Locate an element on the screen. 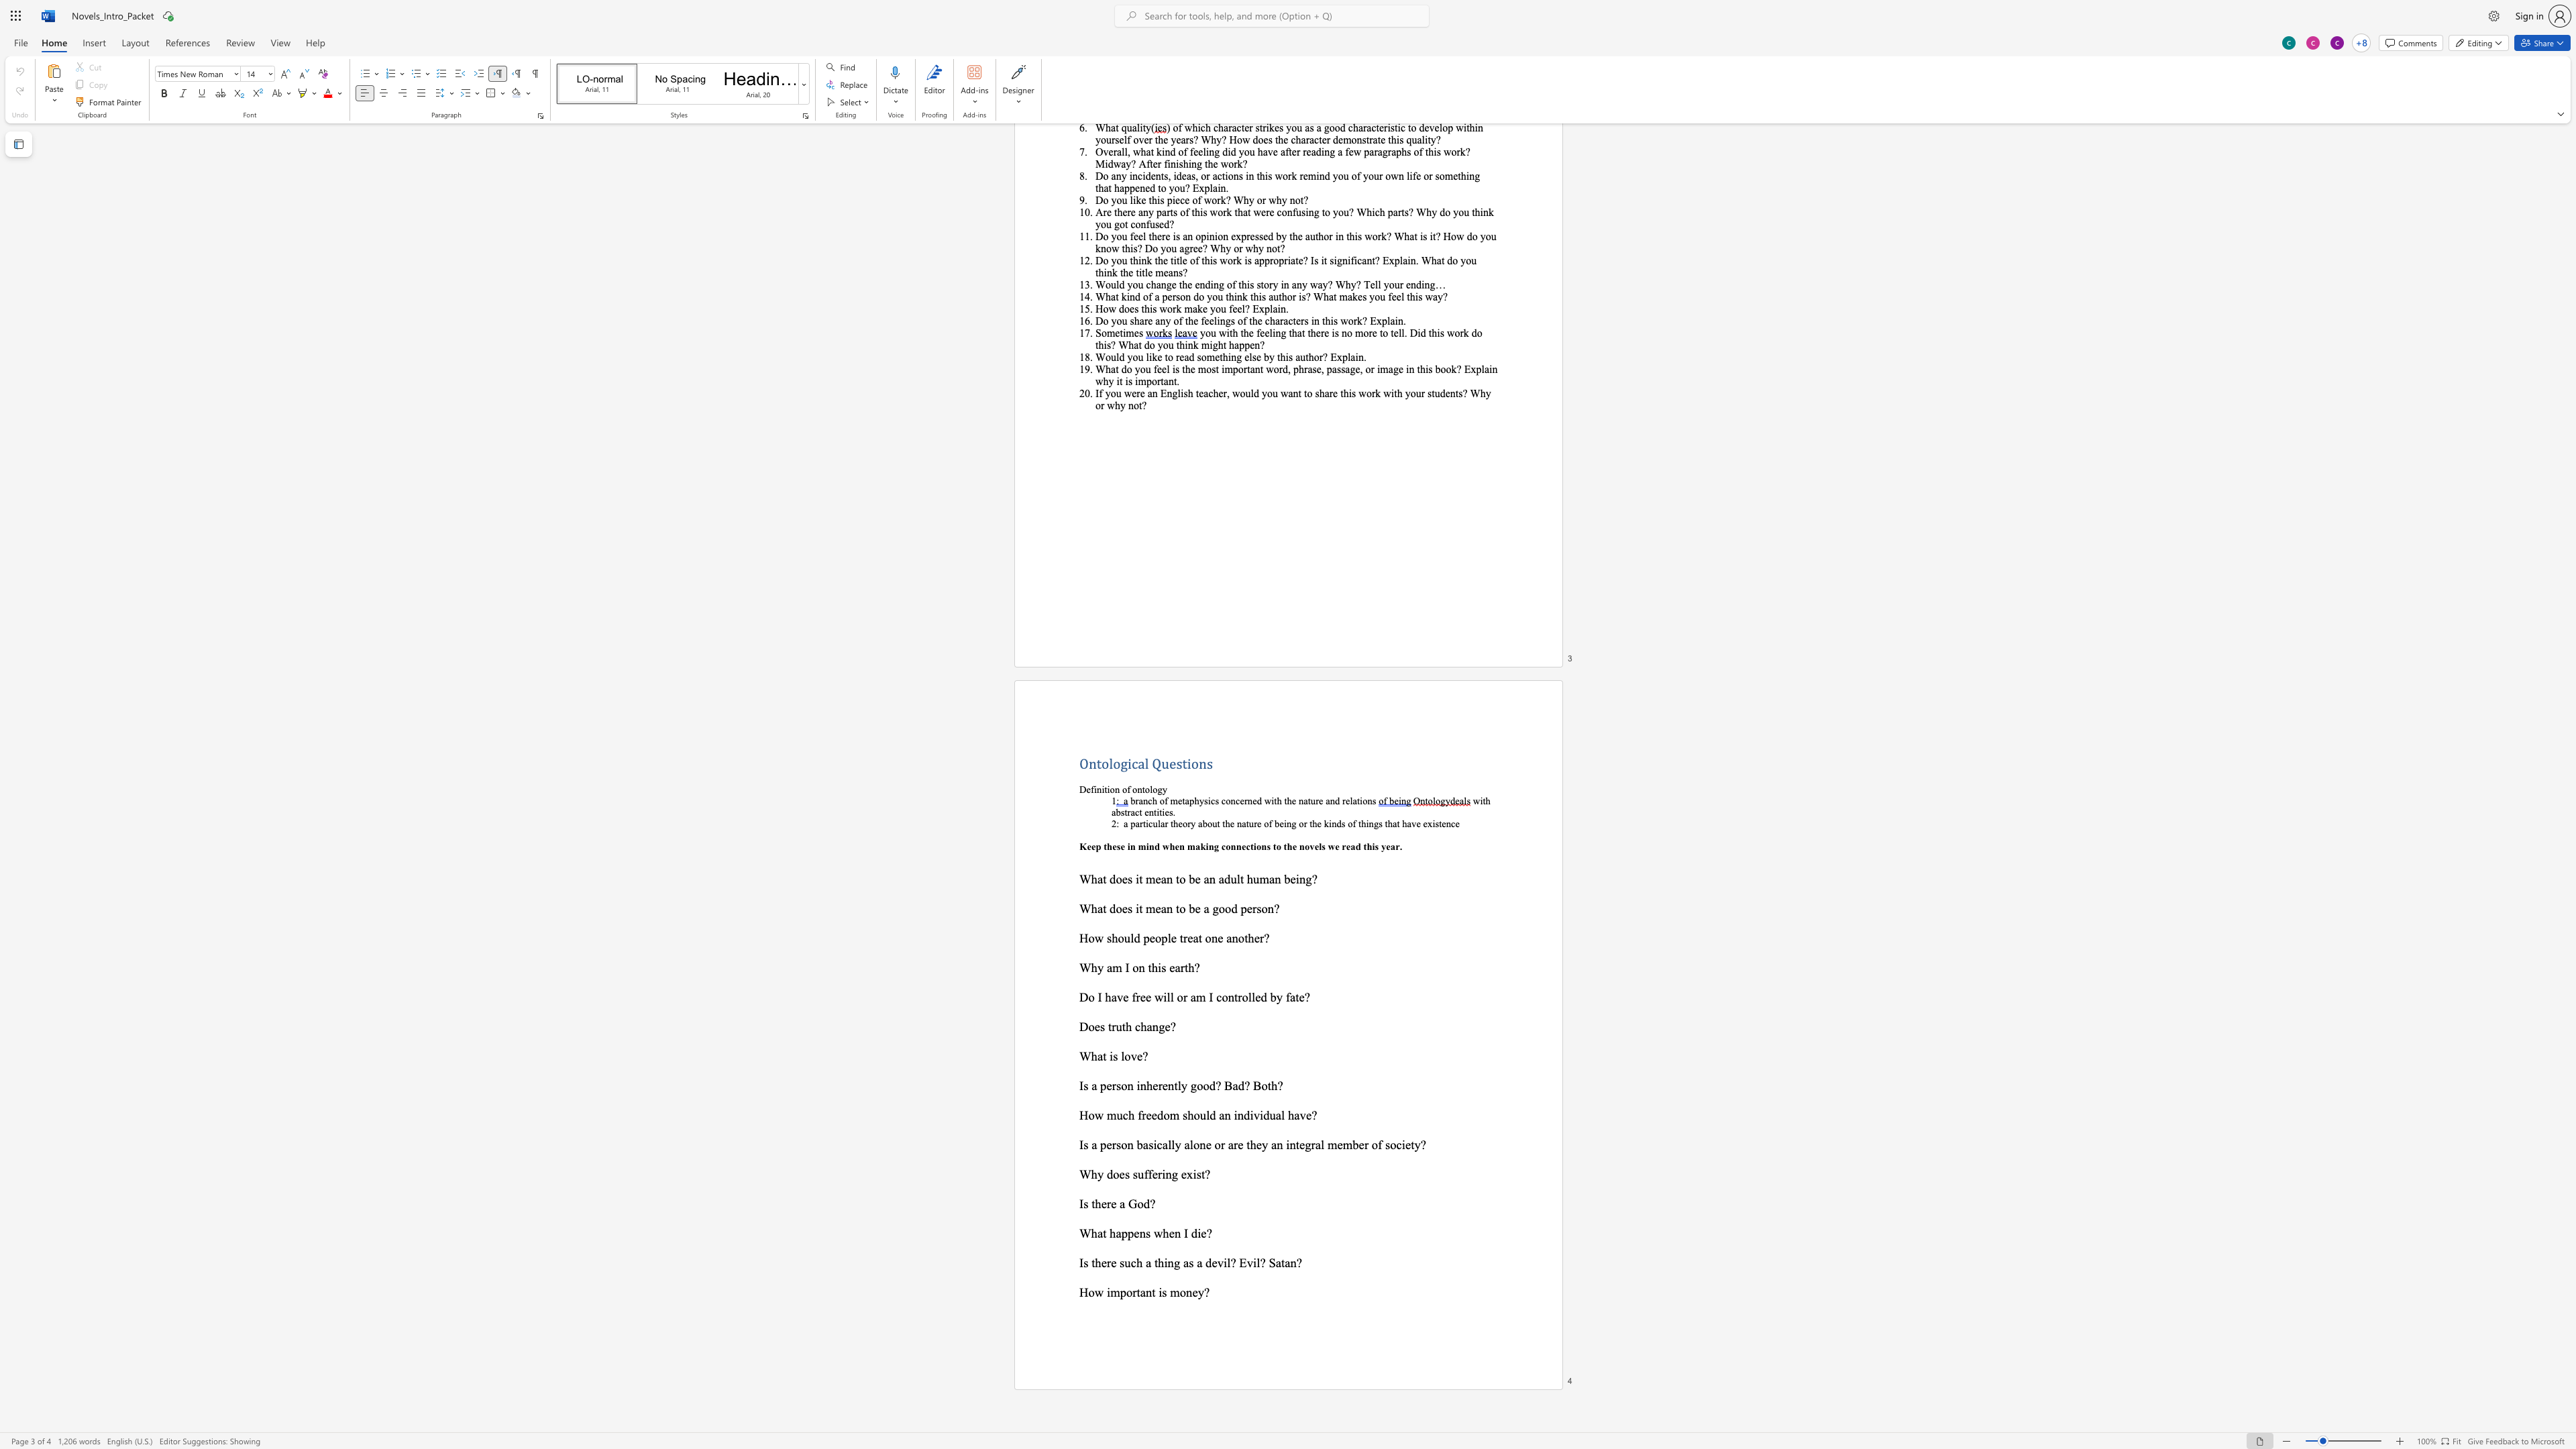 This screenshot has height=1449, width=2576. the space between the continuous character "W" and "h" in the text is located at coordinates (1089, 1174).